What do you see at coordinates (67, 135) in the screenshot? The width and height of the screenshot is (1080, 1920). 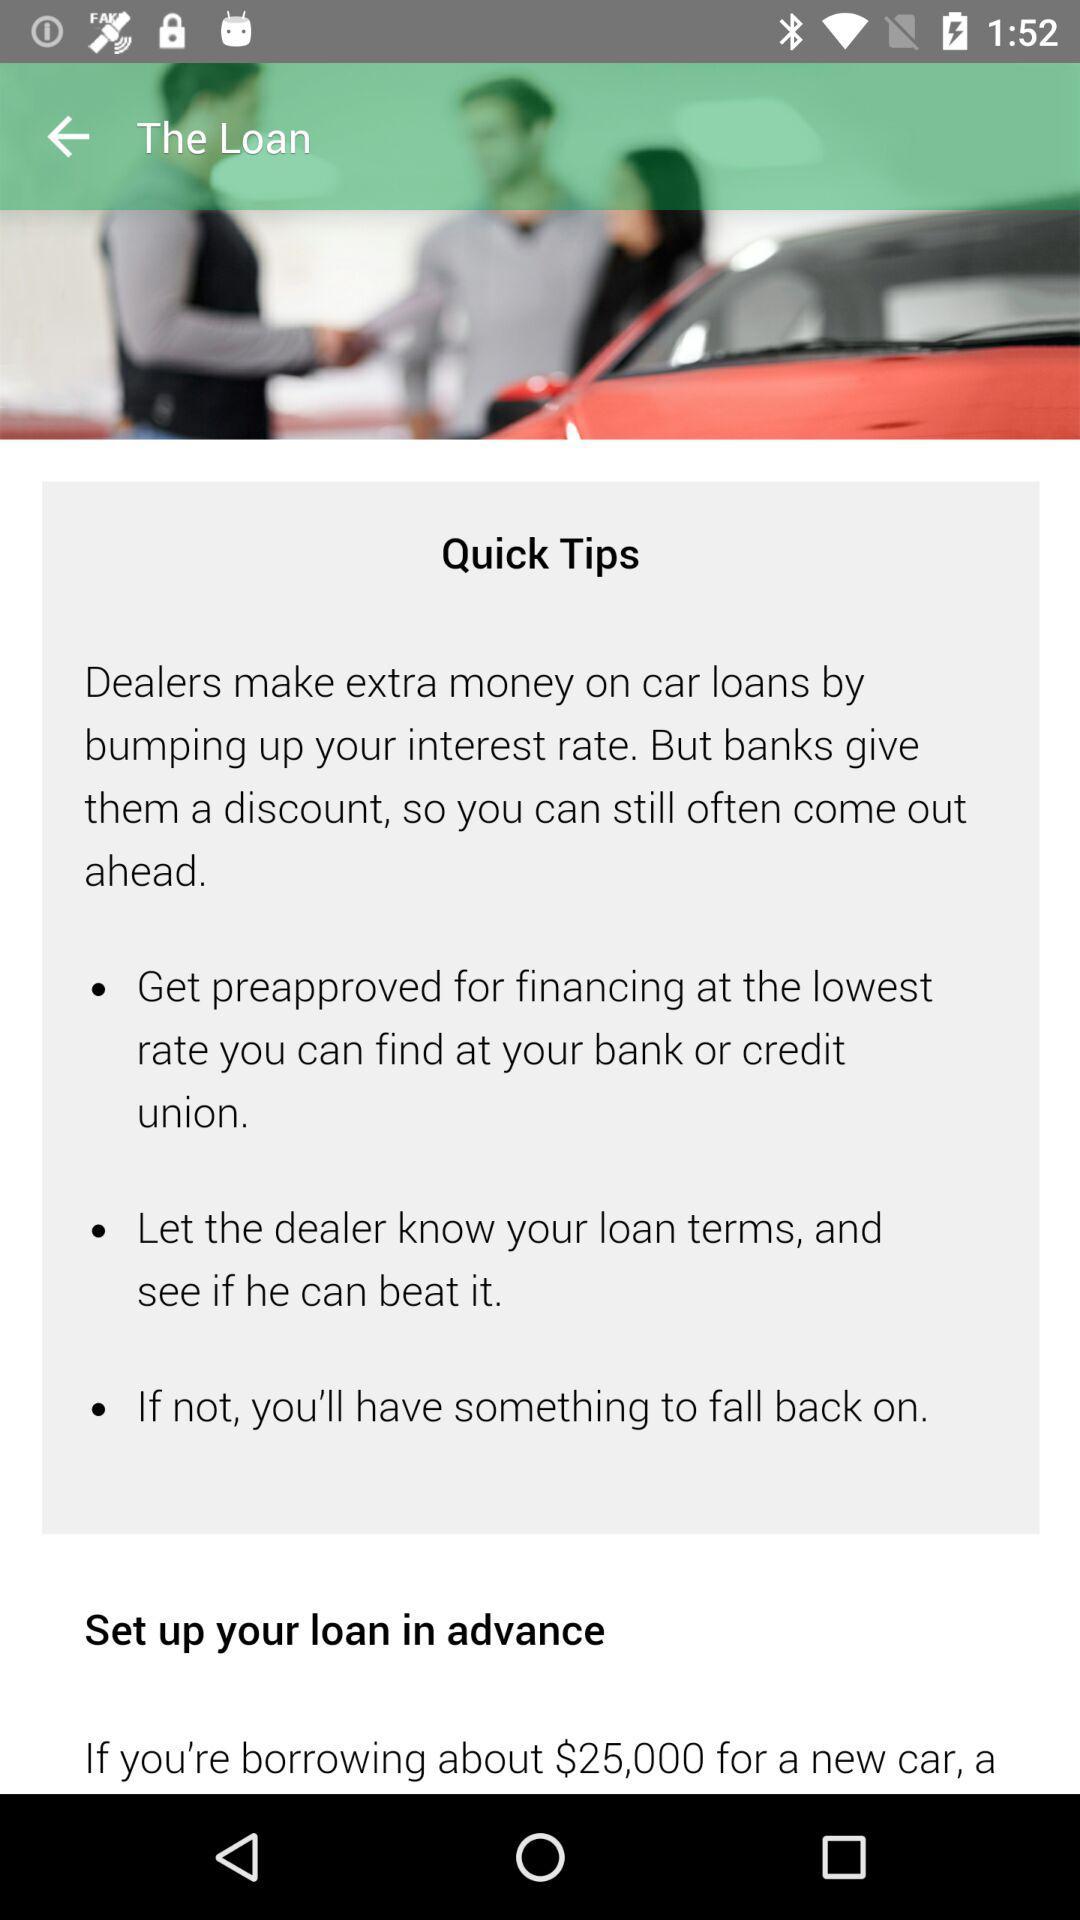 I see `previous button` at bounding box center [67, 135].